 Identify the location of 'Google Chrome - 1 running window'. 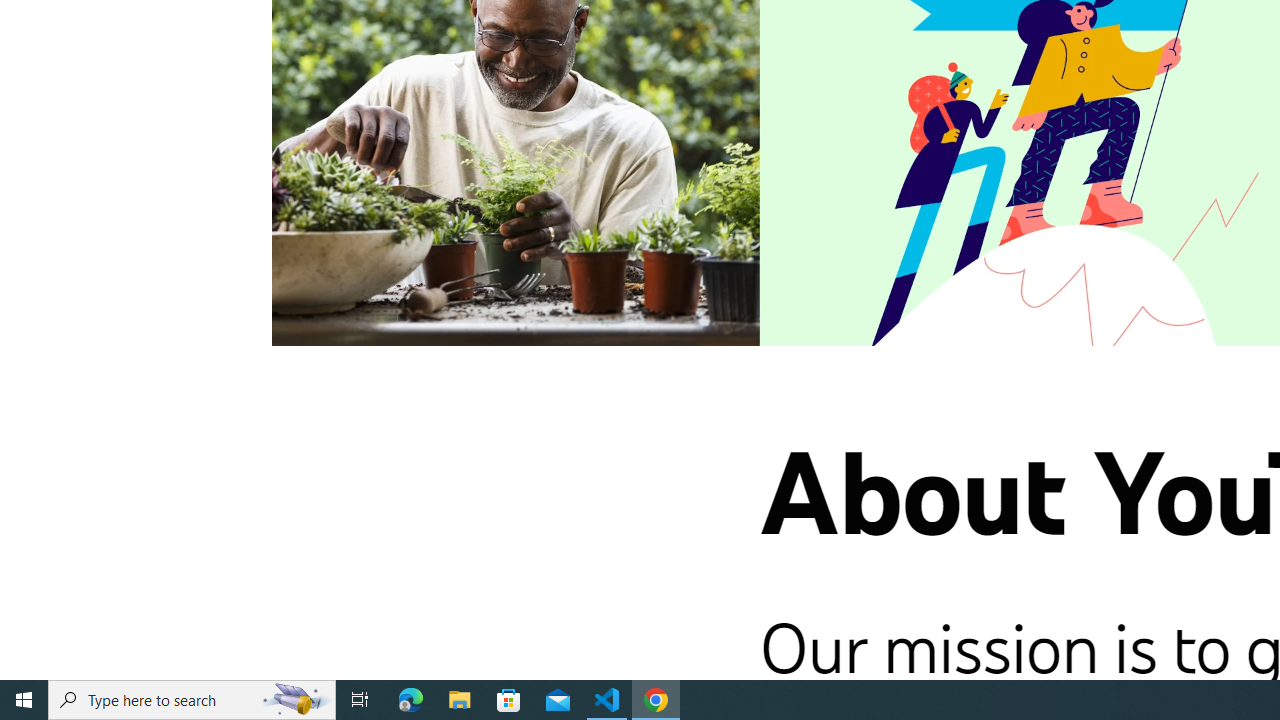
(656, 698).